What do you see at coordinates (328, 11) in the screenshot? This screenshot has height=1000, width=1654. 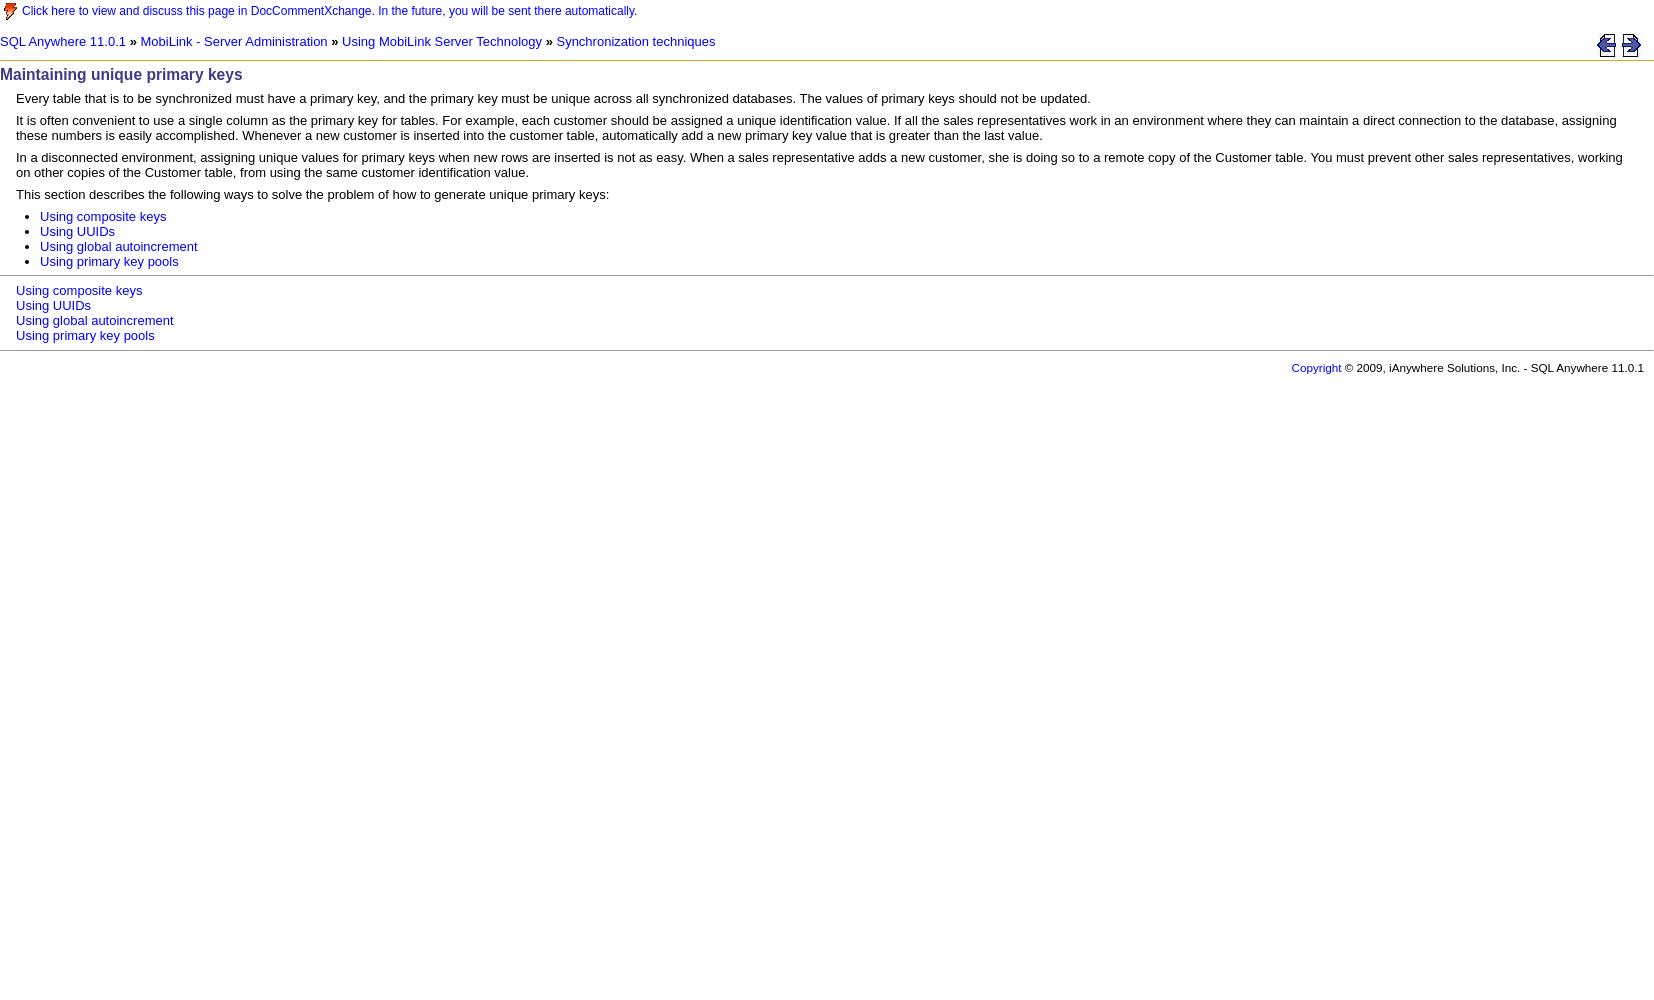 I see `'Click here to view and discuss this page in DocCommentXchange. In the future, you will be sent there automatically.'` at bounding box center [328, 11].